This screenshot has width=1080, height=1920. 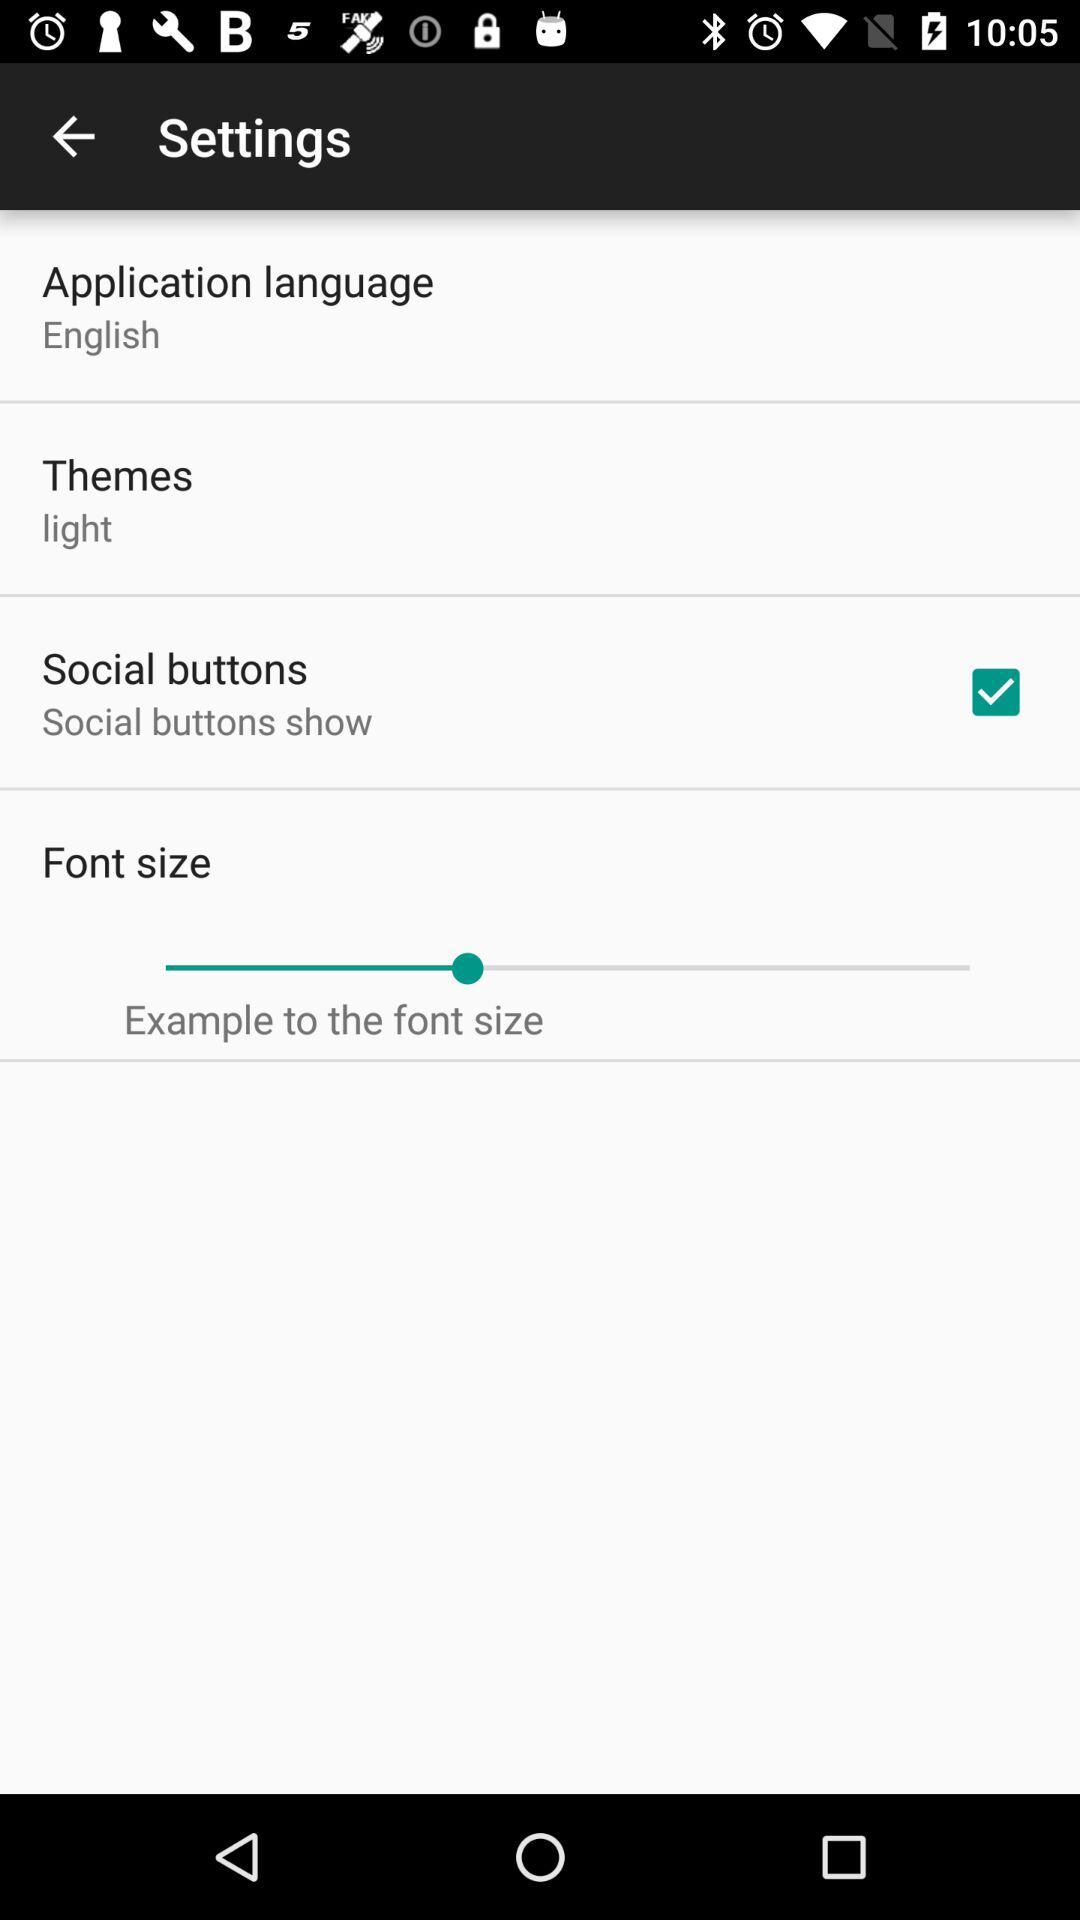 I want to click on icon below the english item, so click(x=117, y=473).